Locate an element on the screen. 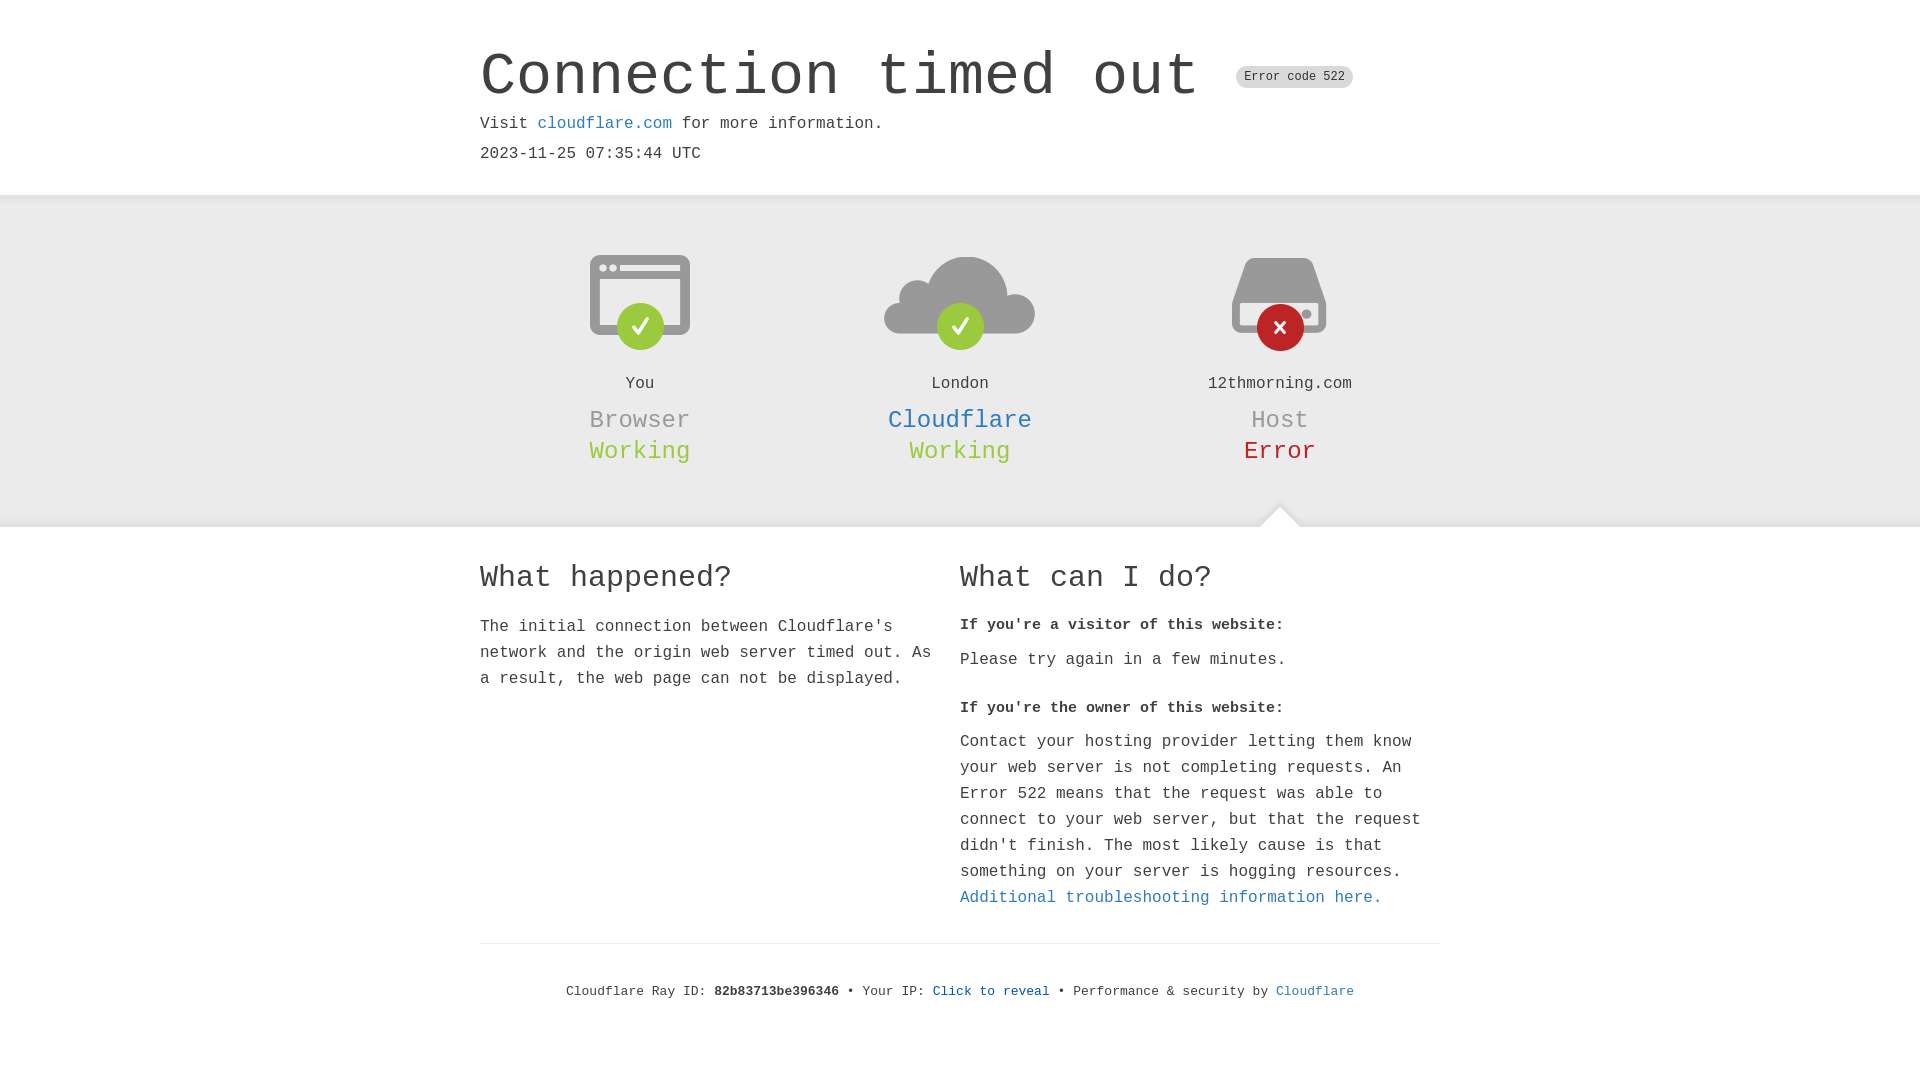  'Cloudflare' is located at coordinates (960, 419).